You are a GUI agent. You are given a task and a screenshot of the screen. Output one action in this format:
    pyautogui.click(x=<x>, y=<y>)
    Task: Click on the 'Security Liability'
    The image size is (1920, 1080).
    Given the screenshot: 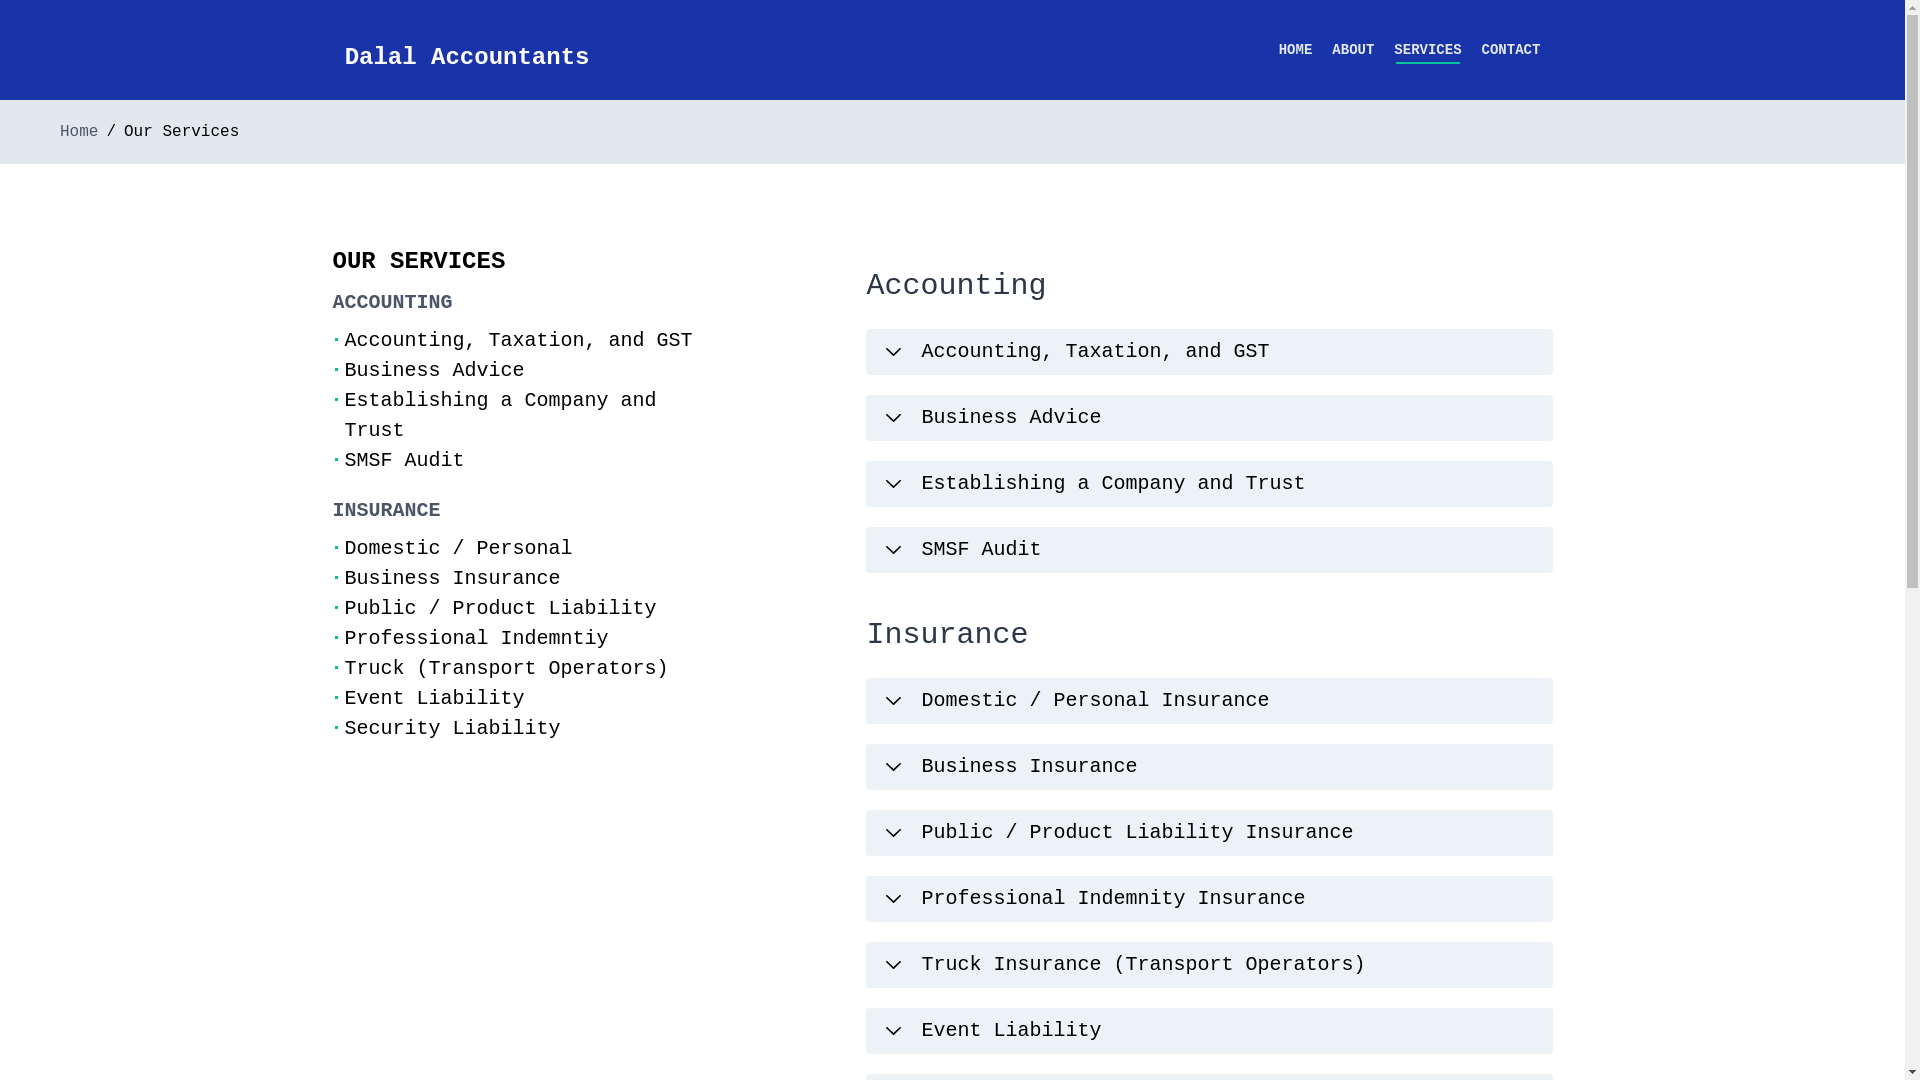 What is the action you would take?
    pyautogui.click(x=450, y=728)
    